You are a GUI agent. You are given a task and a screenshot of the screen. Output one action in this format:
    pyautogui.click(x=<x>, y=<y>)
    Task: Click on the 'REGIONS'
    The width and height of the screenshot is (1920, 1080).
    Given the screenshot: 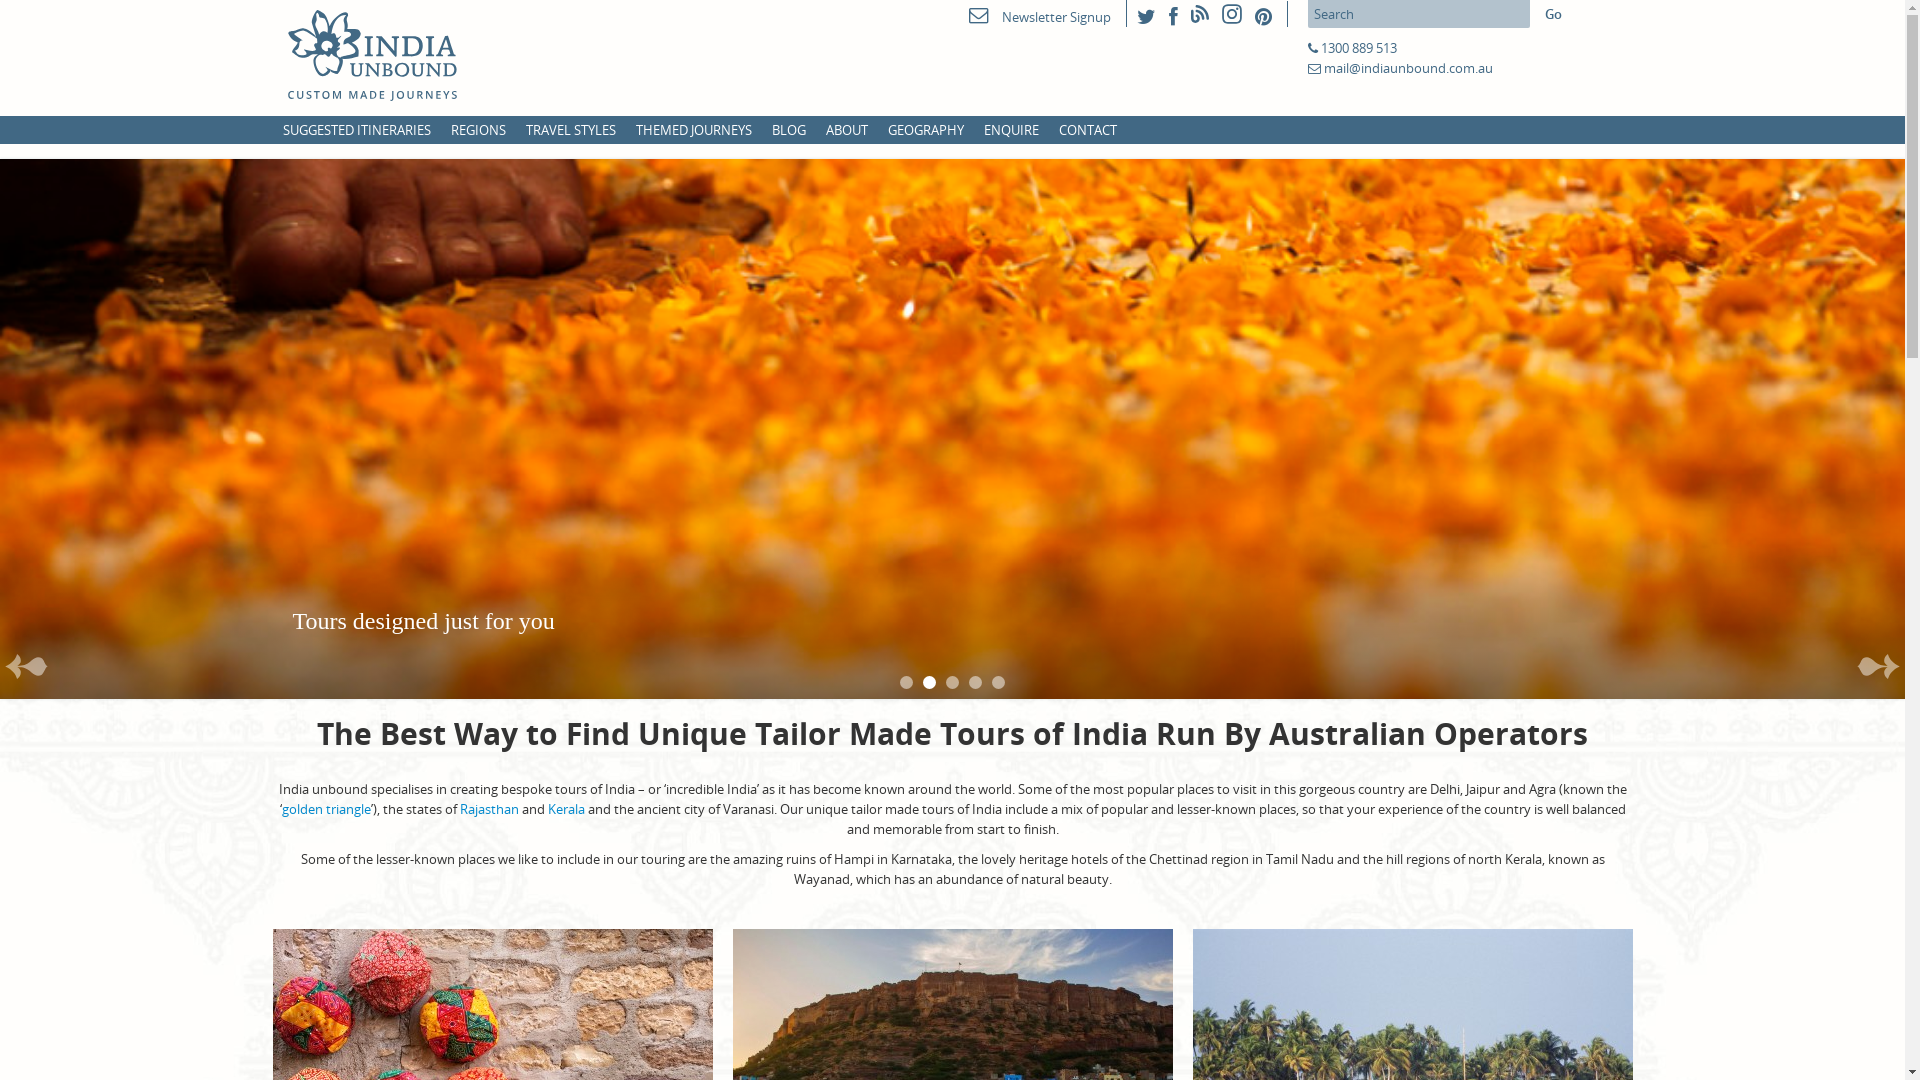 What is the action you would take?
    pyautogui.click(x=476, y=130)
    